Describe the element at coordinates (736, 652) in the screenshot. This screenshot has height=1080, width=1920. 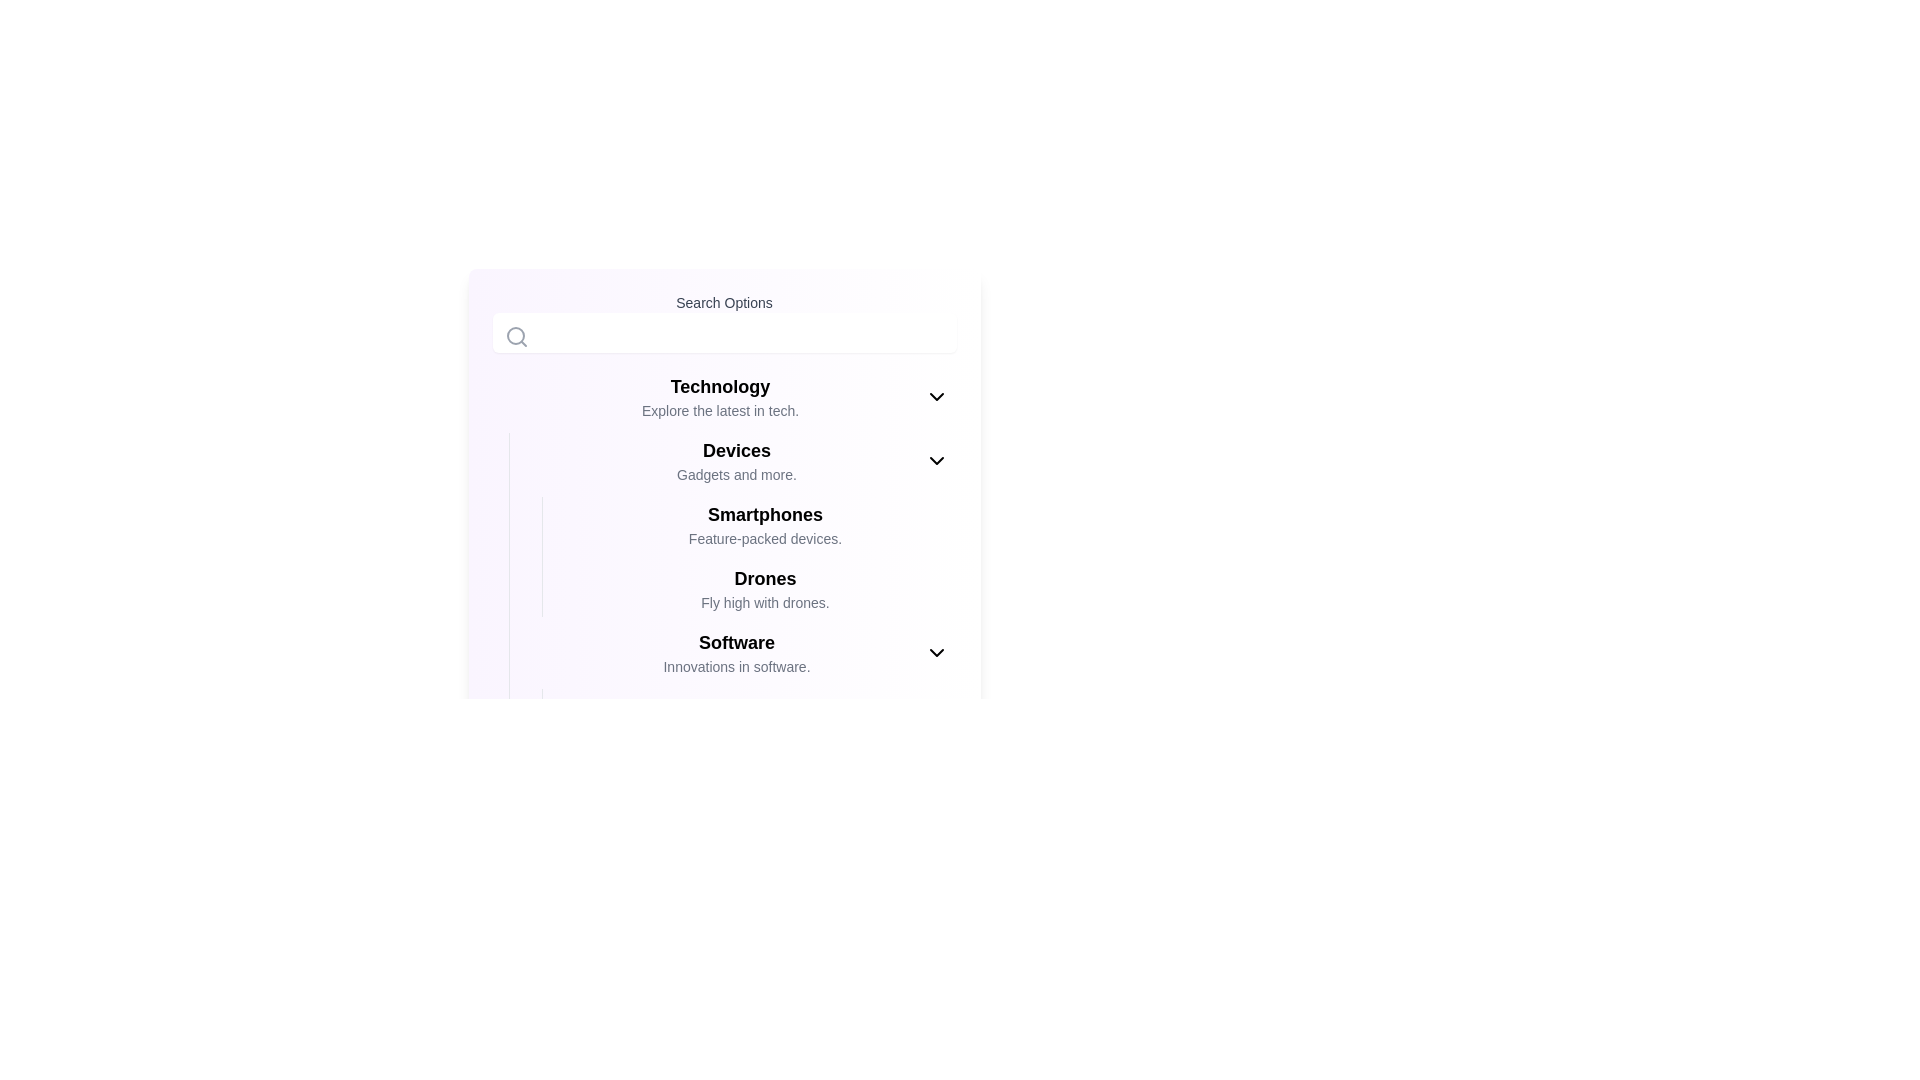
I see `the 'Software' text-based menu entry` at that location.